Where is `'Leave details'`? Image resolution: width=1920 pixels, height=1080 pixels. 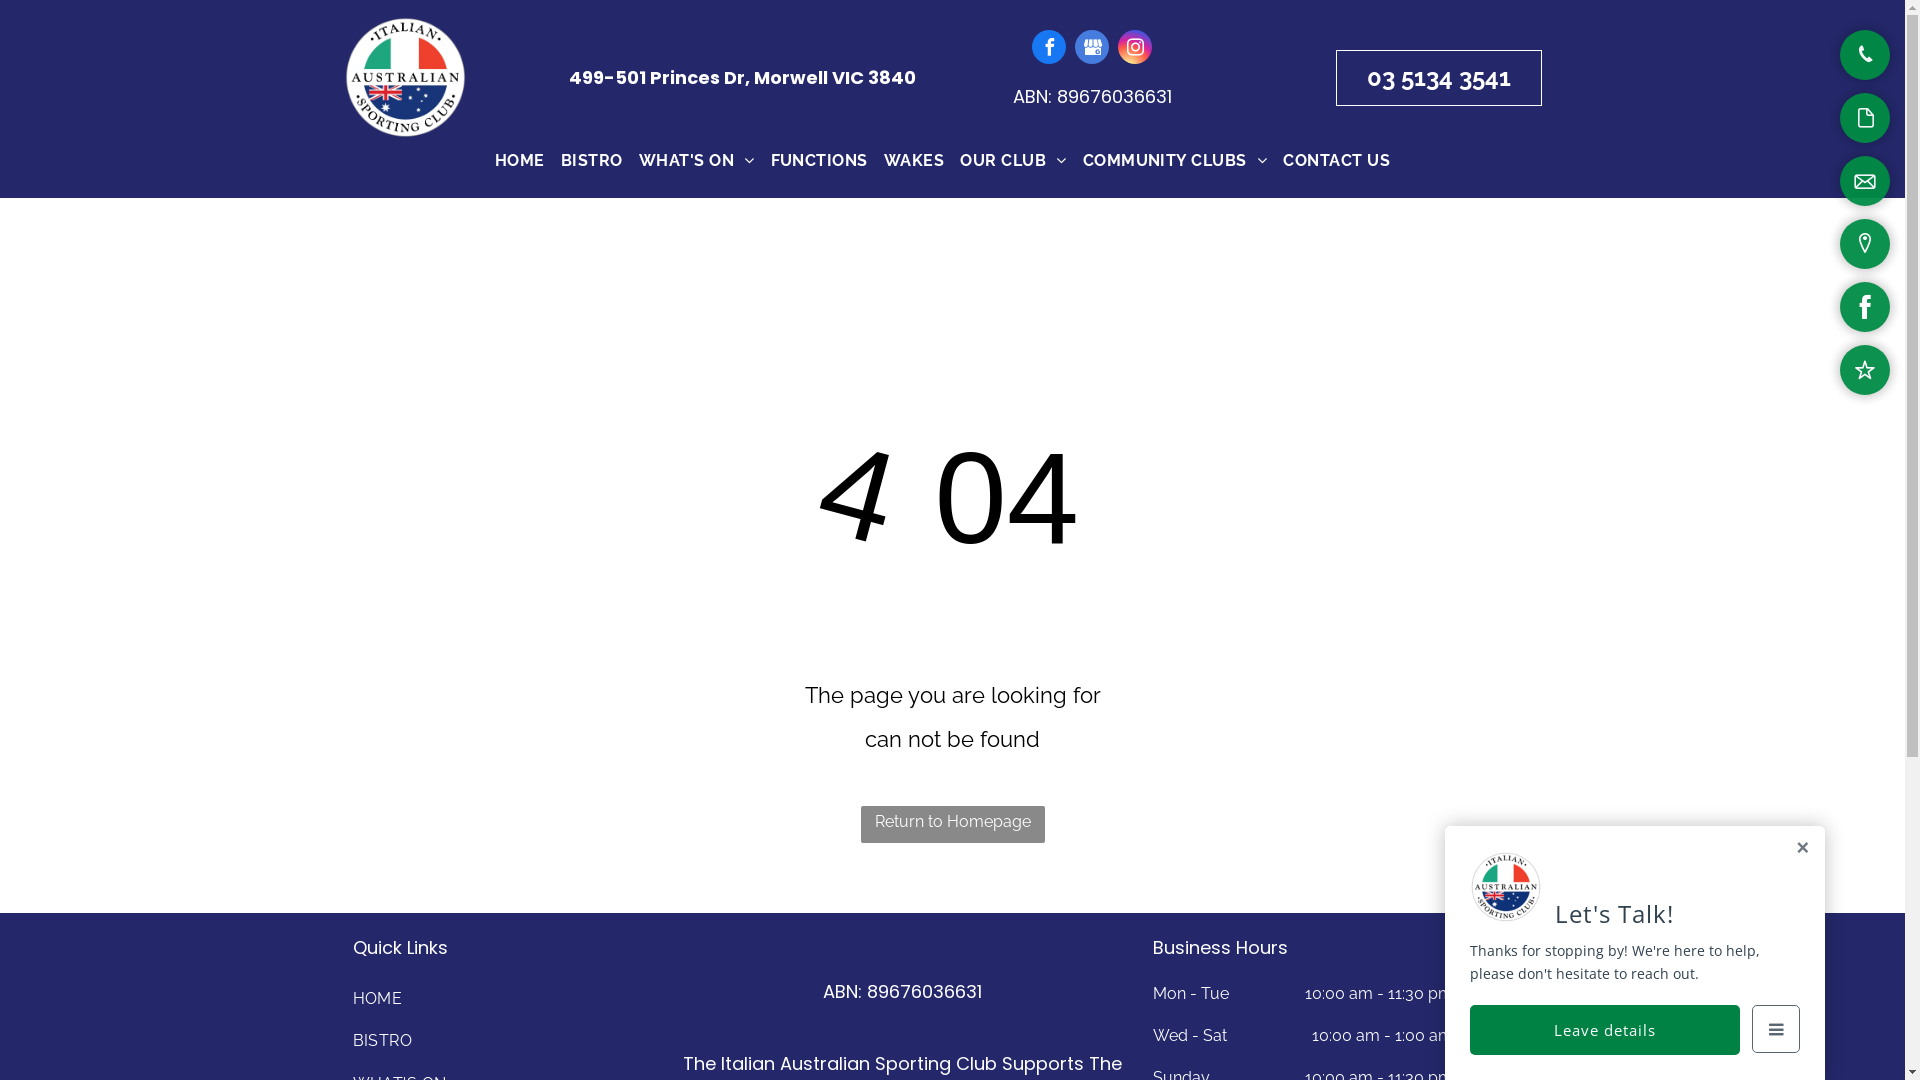
'Leave details' is located at coordinates (1604, 1029).